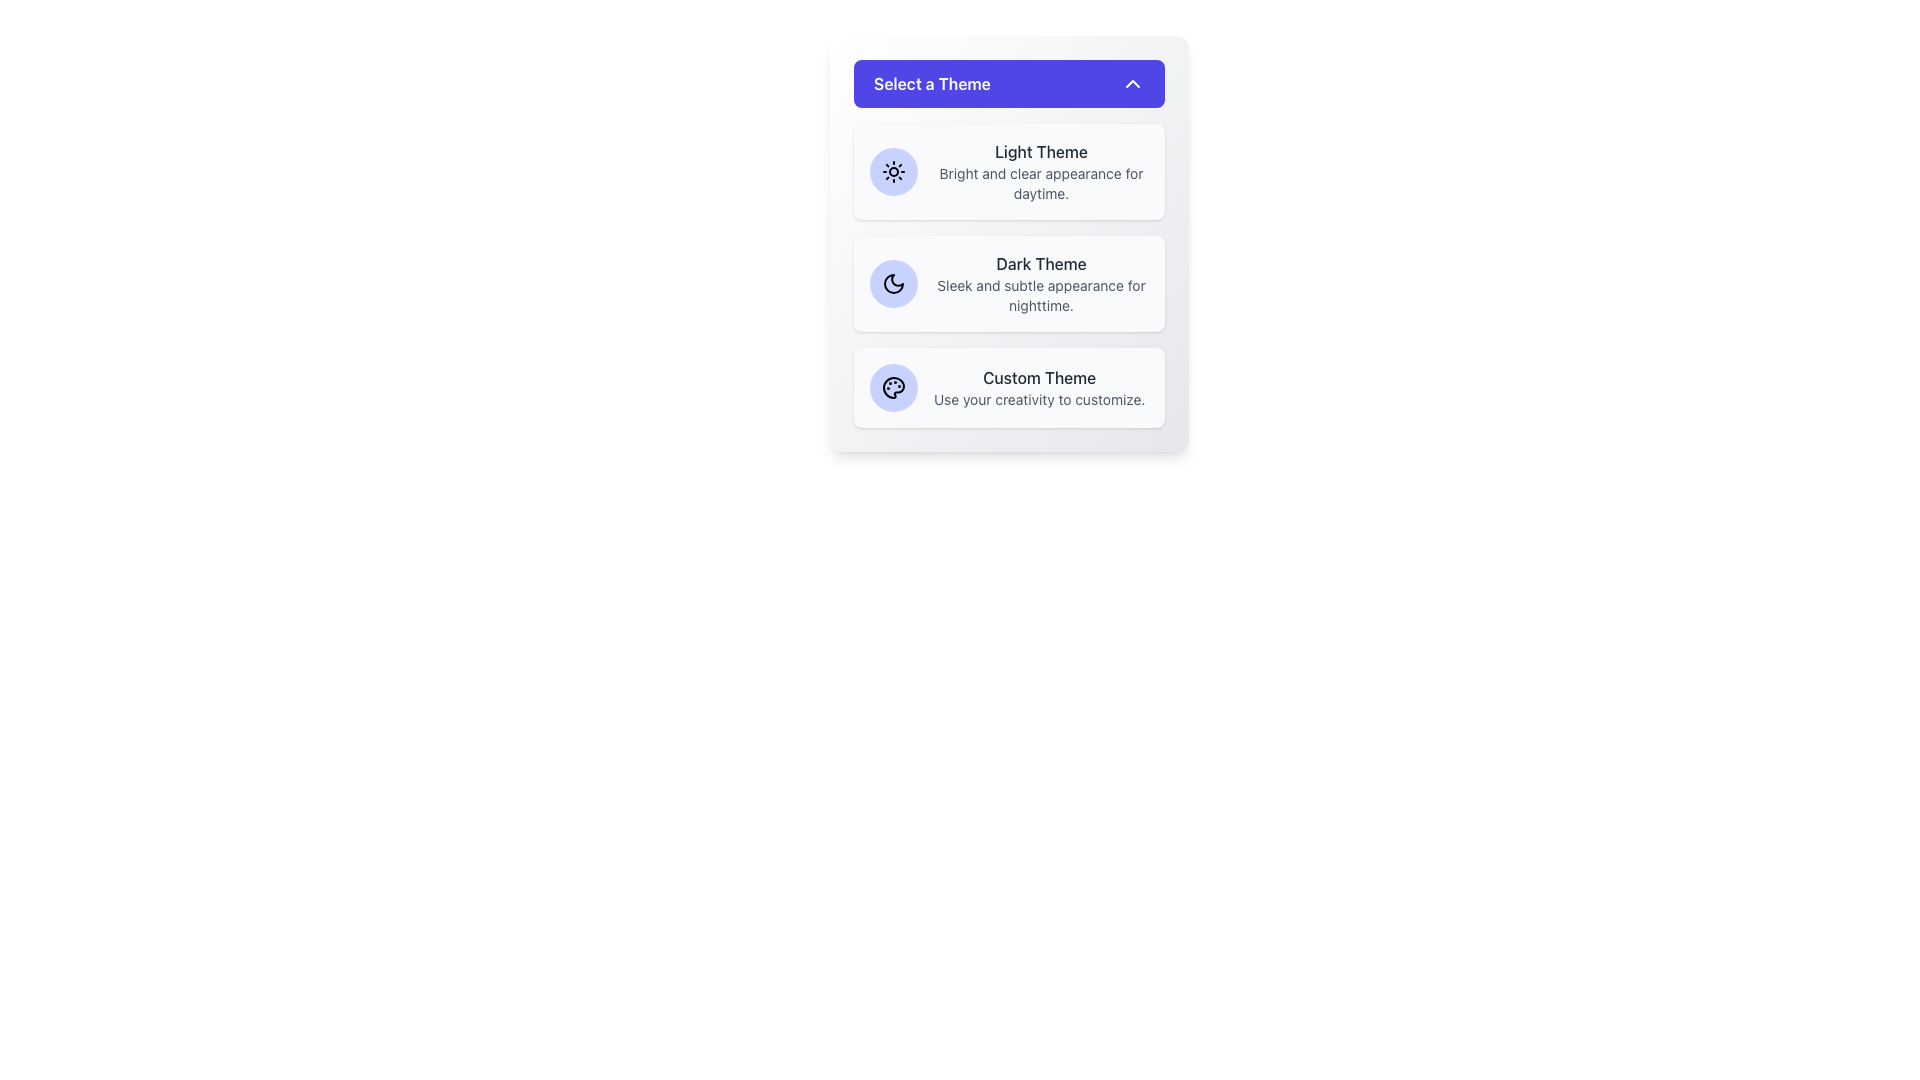 This screenshot has height=1080, width=1920. What do you see at coordinates (892, 284) in the screenshot?
I see `the moon-shaped icon within the circular light indigo background` at bounding box center [892, 284].